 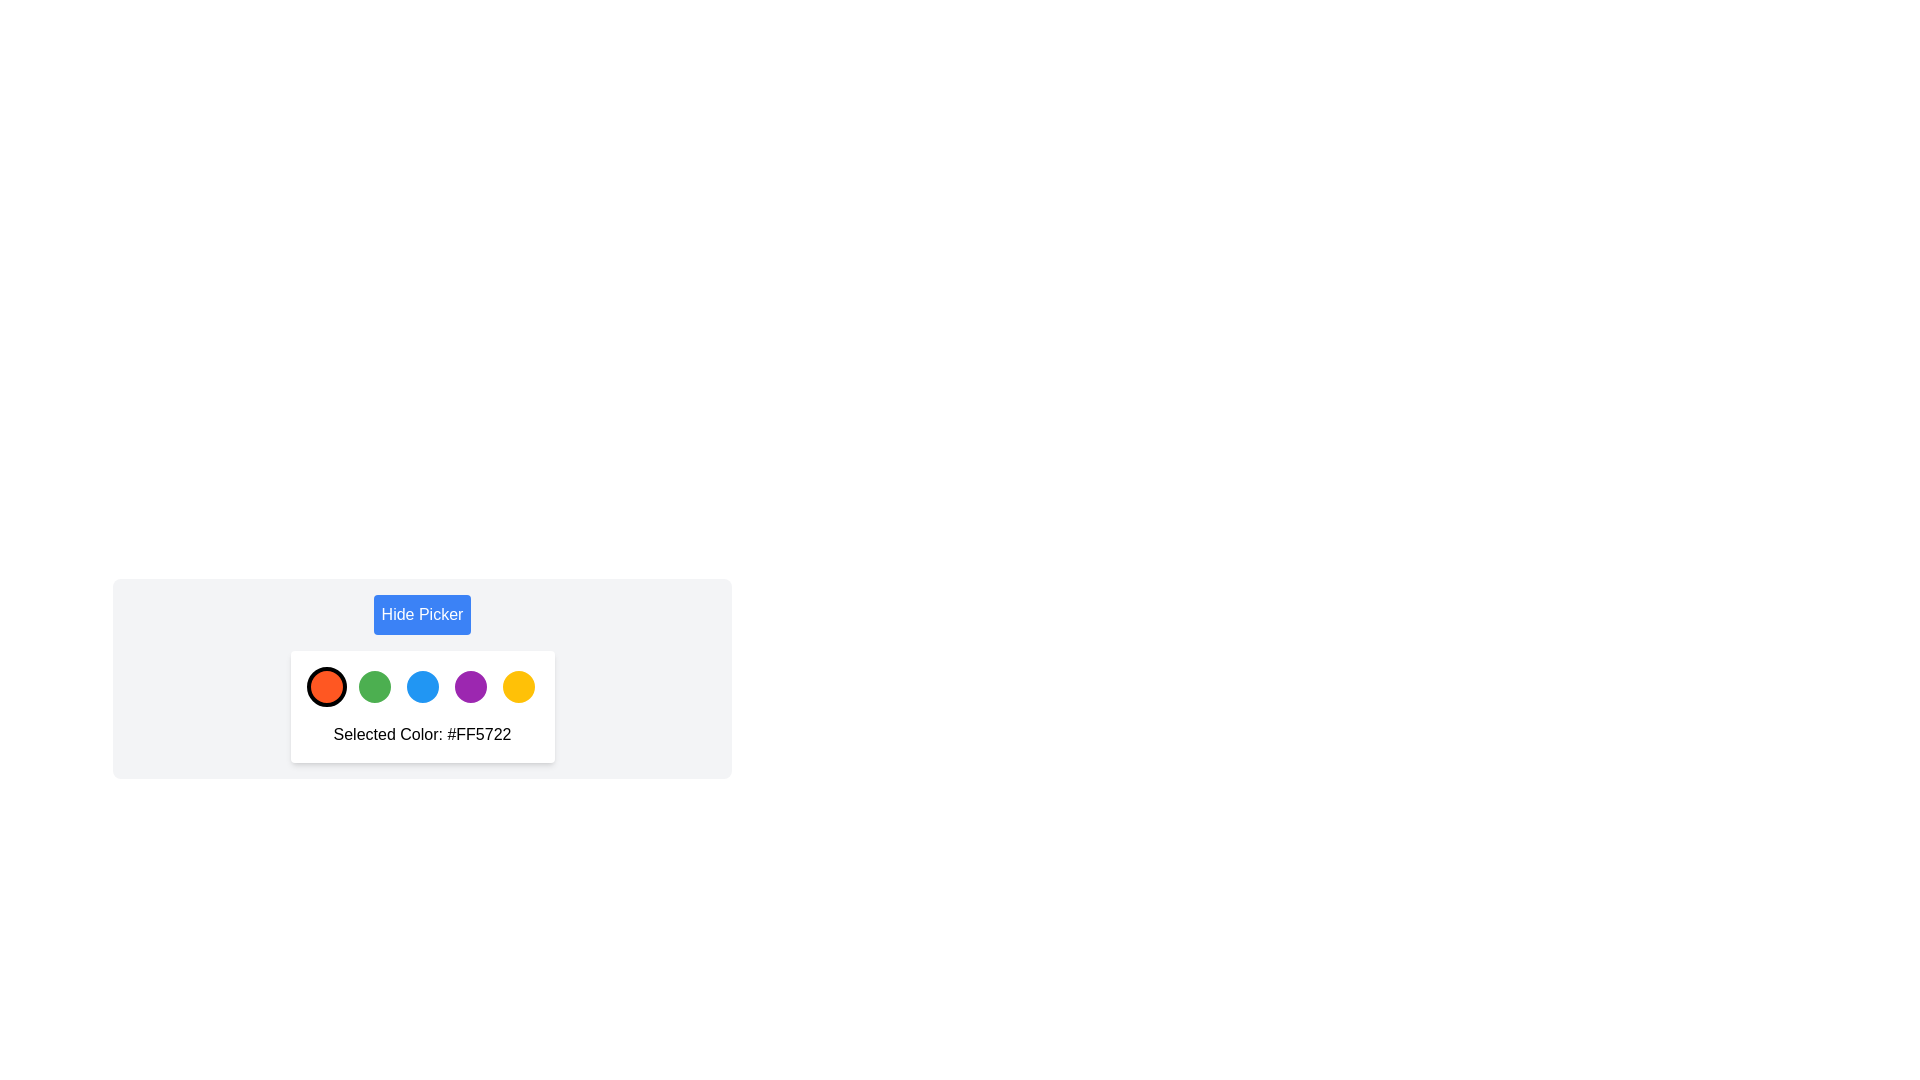 What do you see at coordinates (421, 685) in the screenshot?
I see `the circular blue button with a white border, which is the third in a sequence of five buttons` at bounding box center [421, 685].